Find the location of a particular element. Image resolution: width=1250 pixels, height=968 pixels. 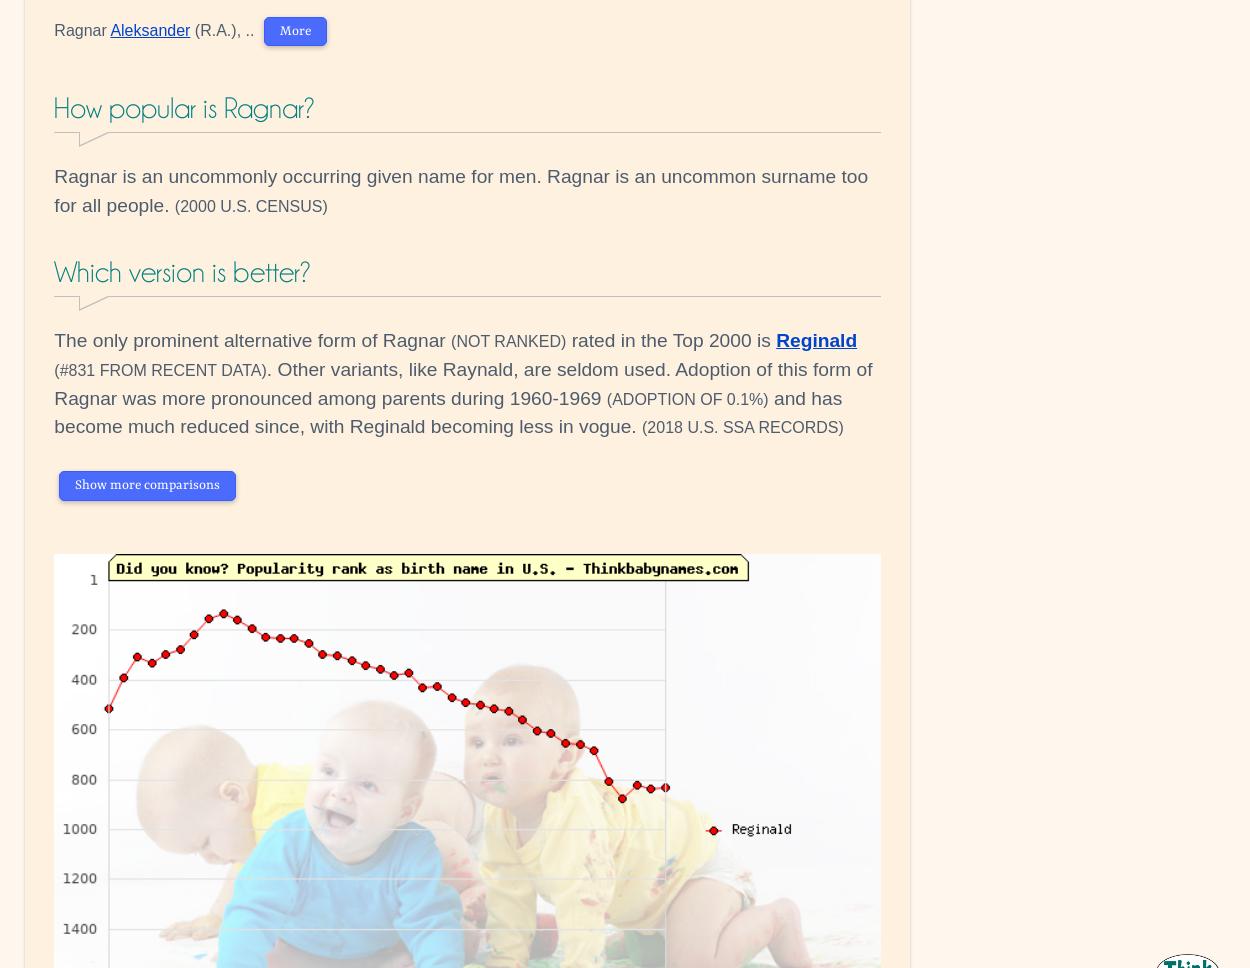

'Ragnar' is located at coordinates (82, 29).